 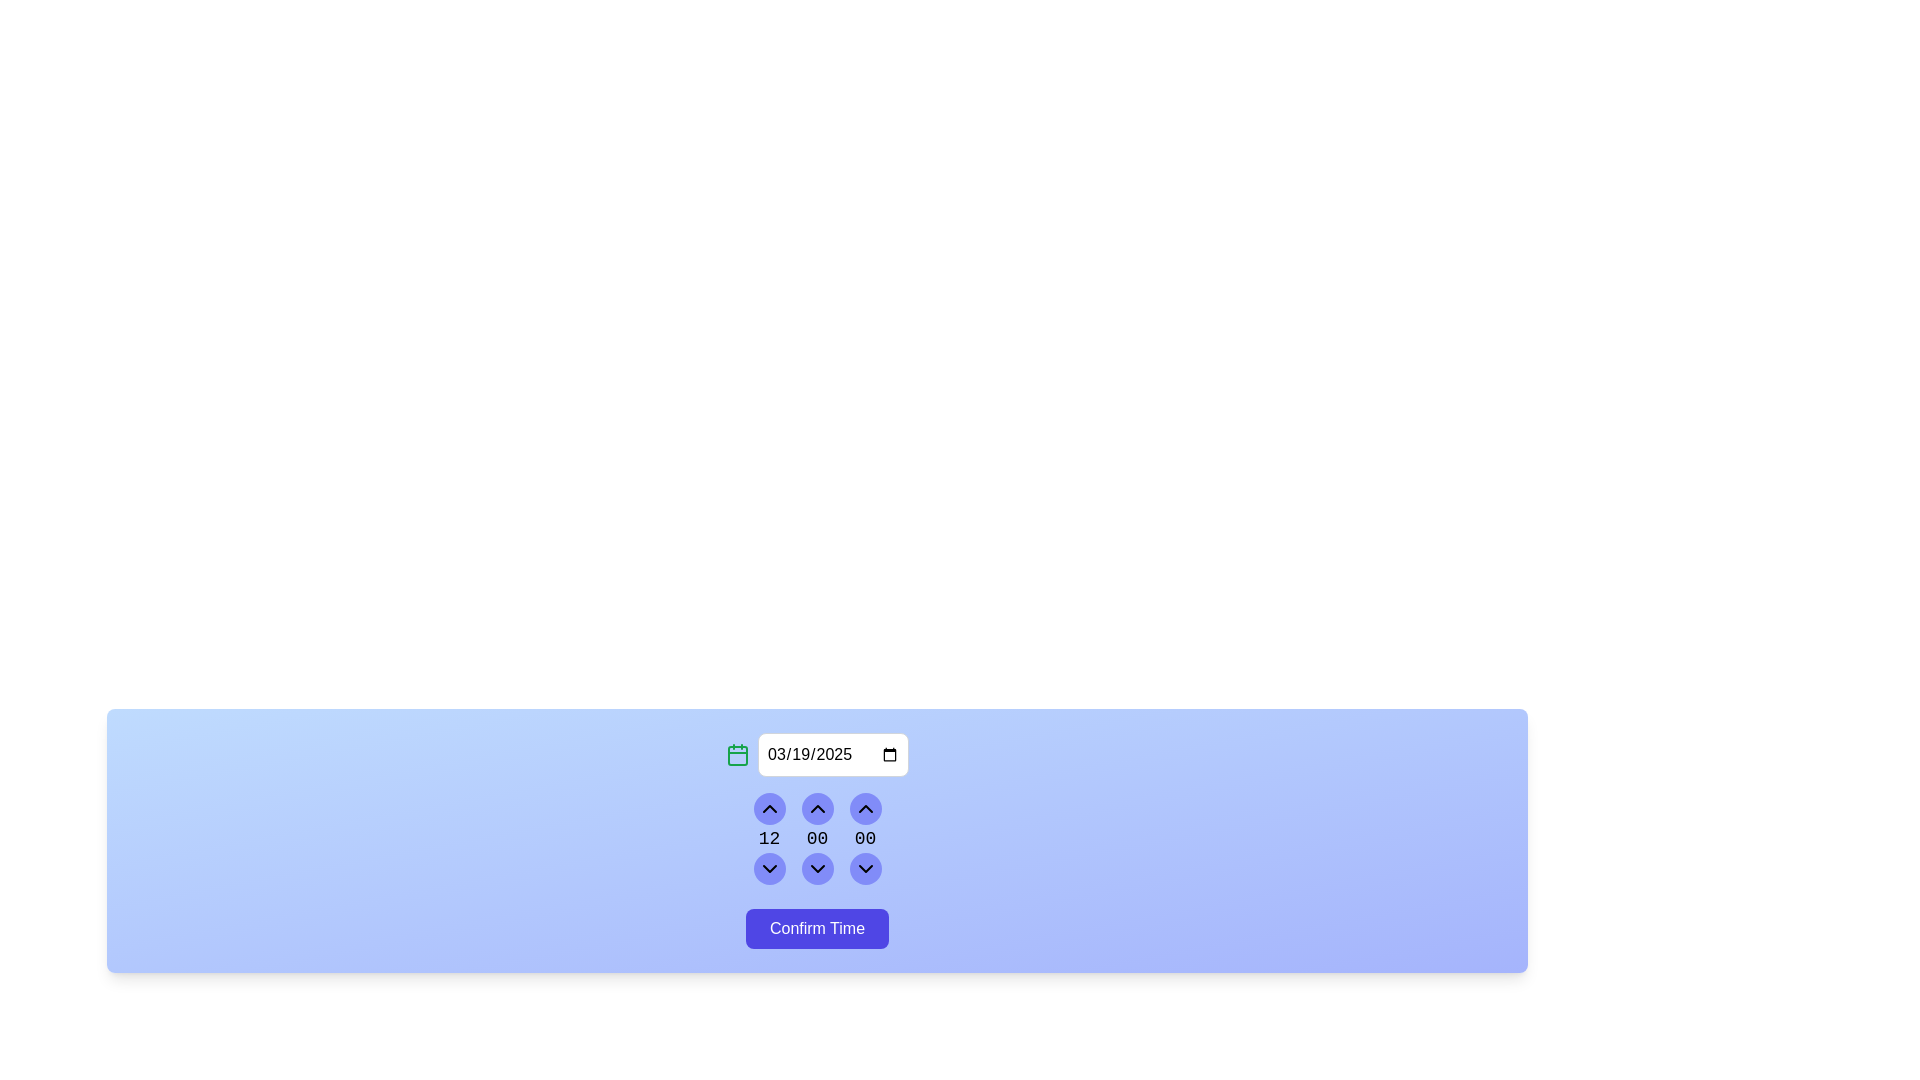 What do you see at coordinates (768, 867) in the screenshot?
I see `the SVG icon representing a down chevron located within the circular button in the bottom-left section of the time adjustment interface` at bounding box center [768, 867].